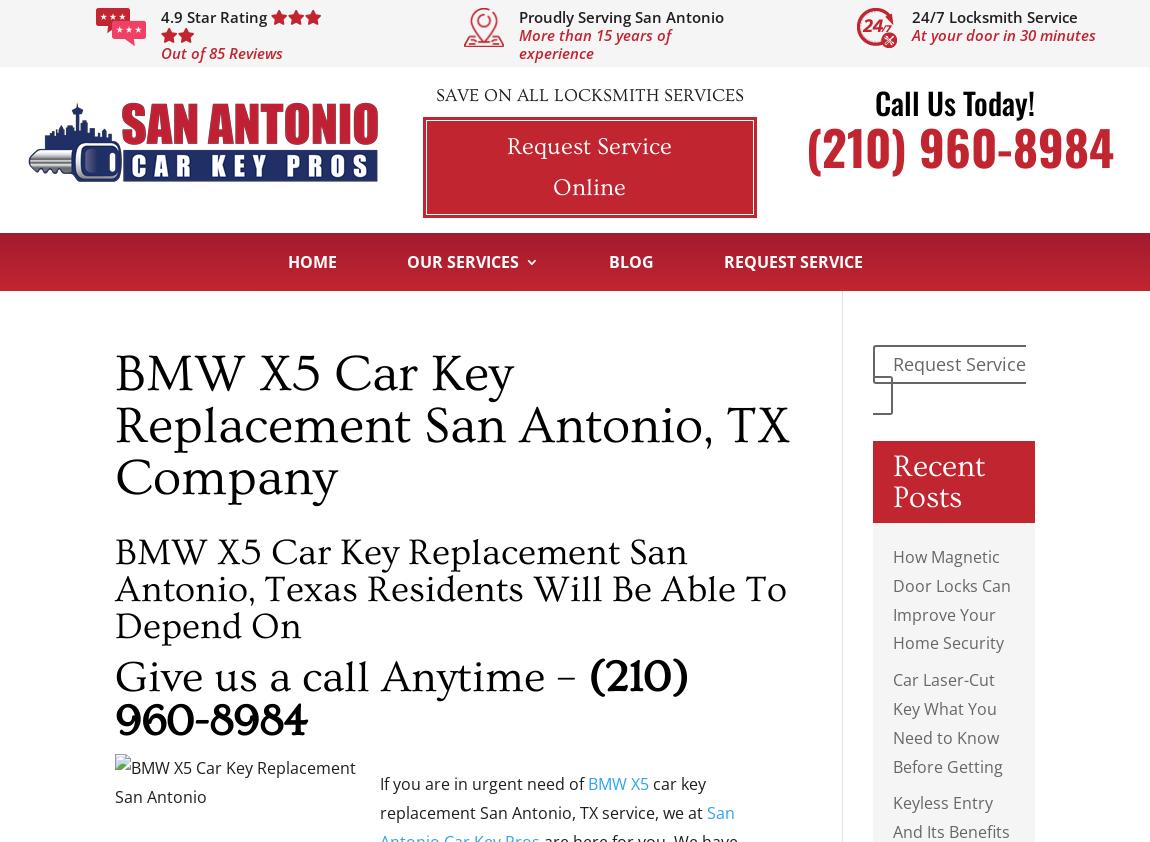 The height and width of the screenshot is (842, 1150). What do you see at coordinates (543, 798) in the screenshot?
I see `'car key replacement San Antonio, TX service, we at'` at bounding box center [543, 798].